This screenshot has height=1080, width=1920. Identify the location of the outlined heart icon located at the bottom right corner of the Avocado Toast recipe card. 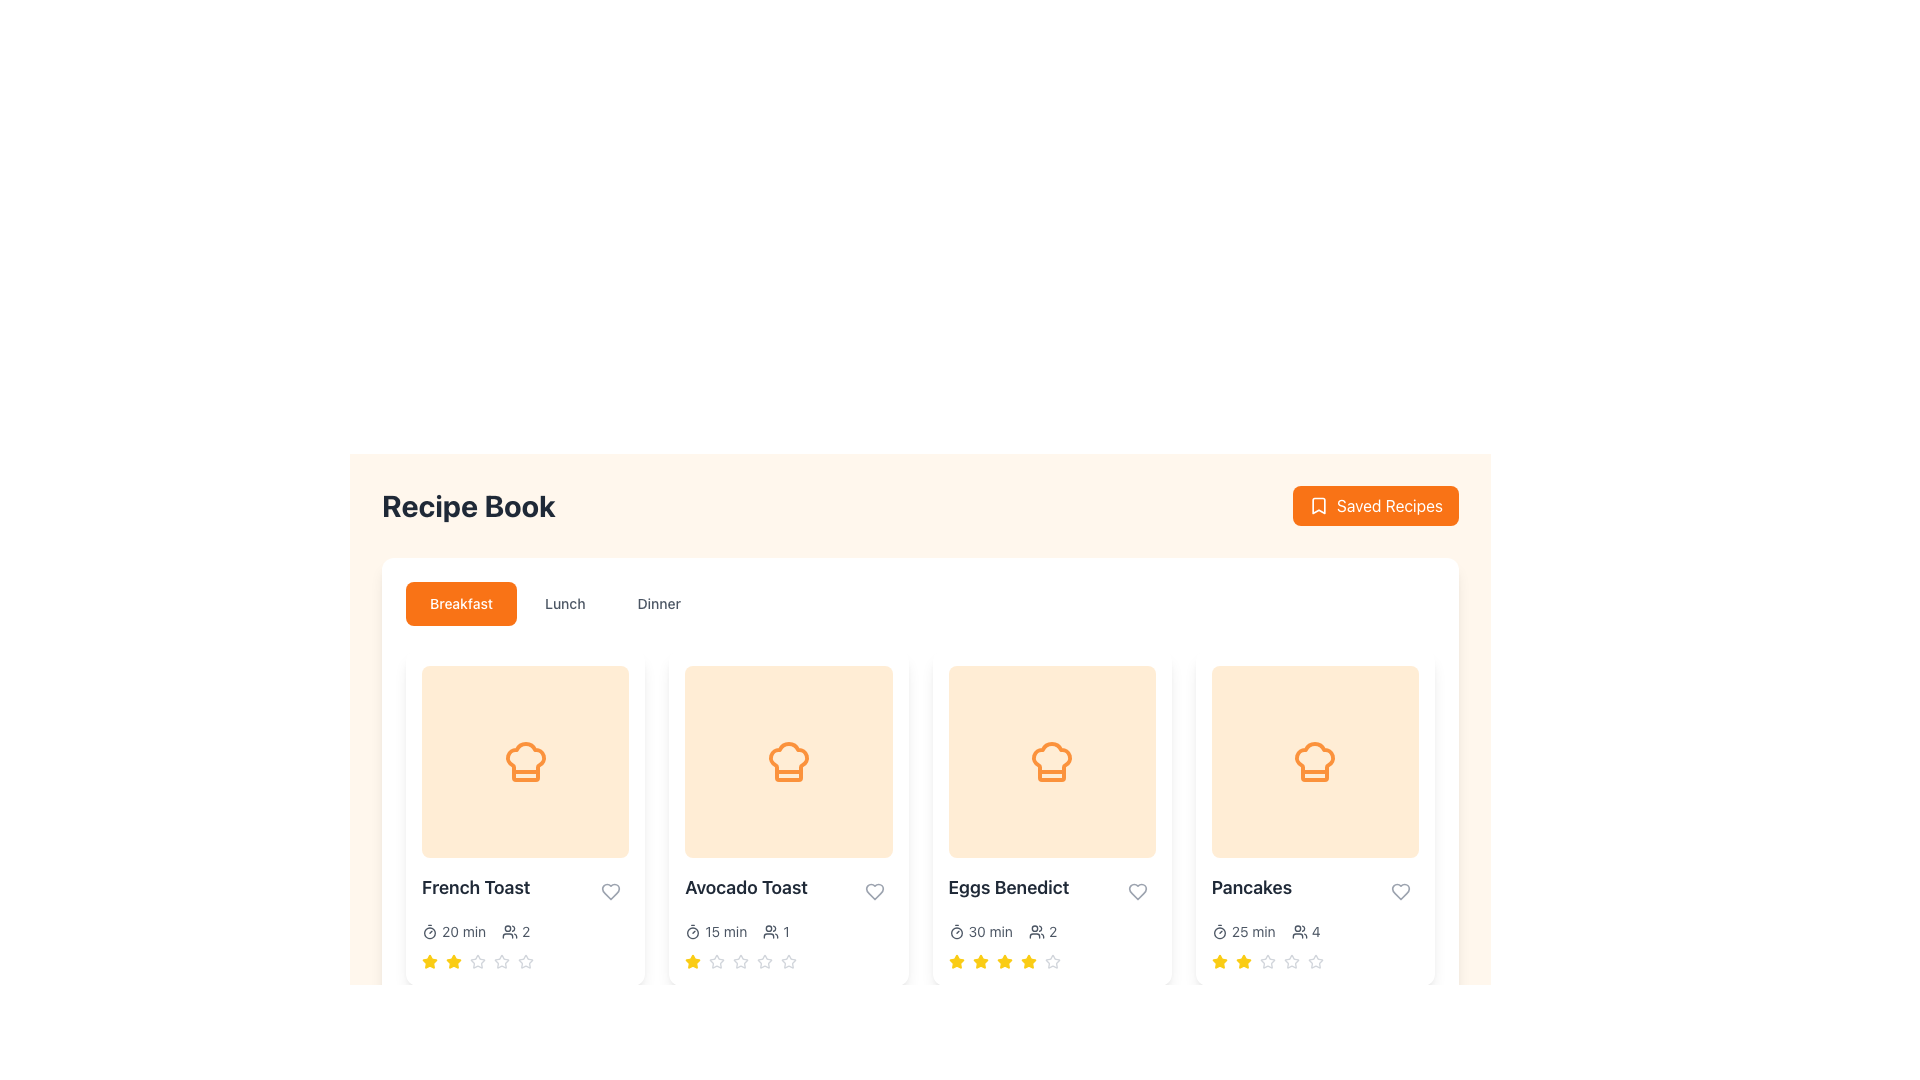
(874, 890).